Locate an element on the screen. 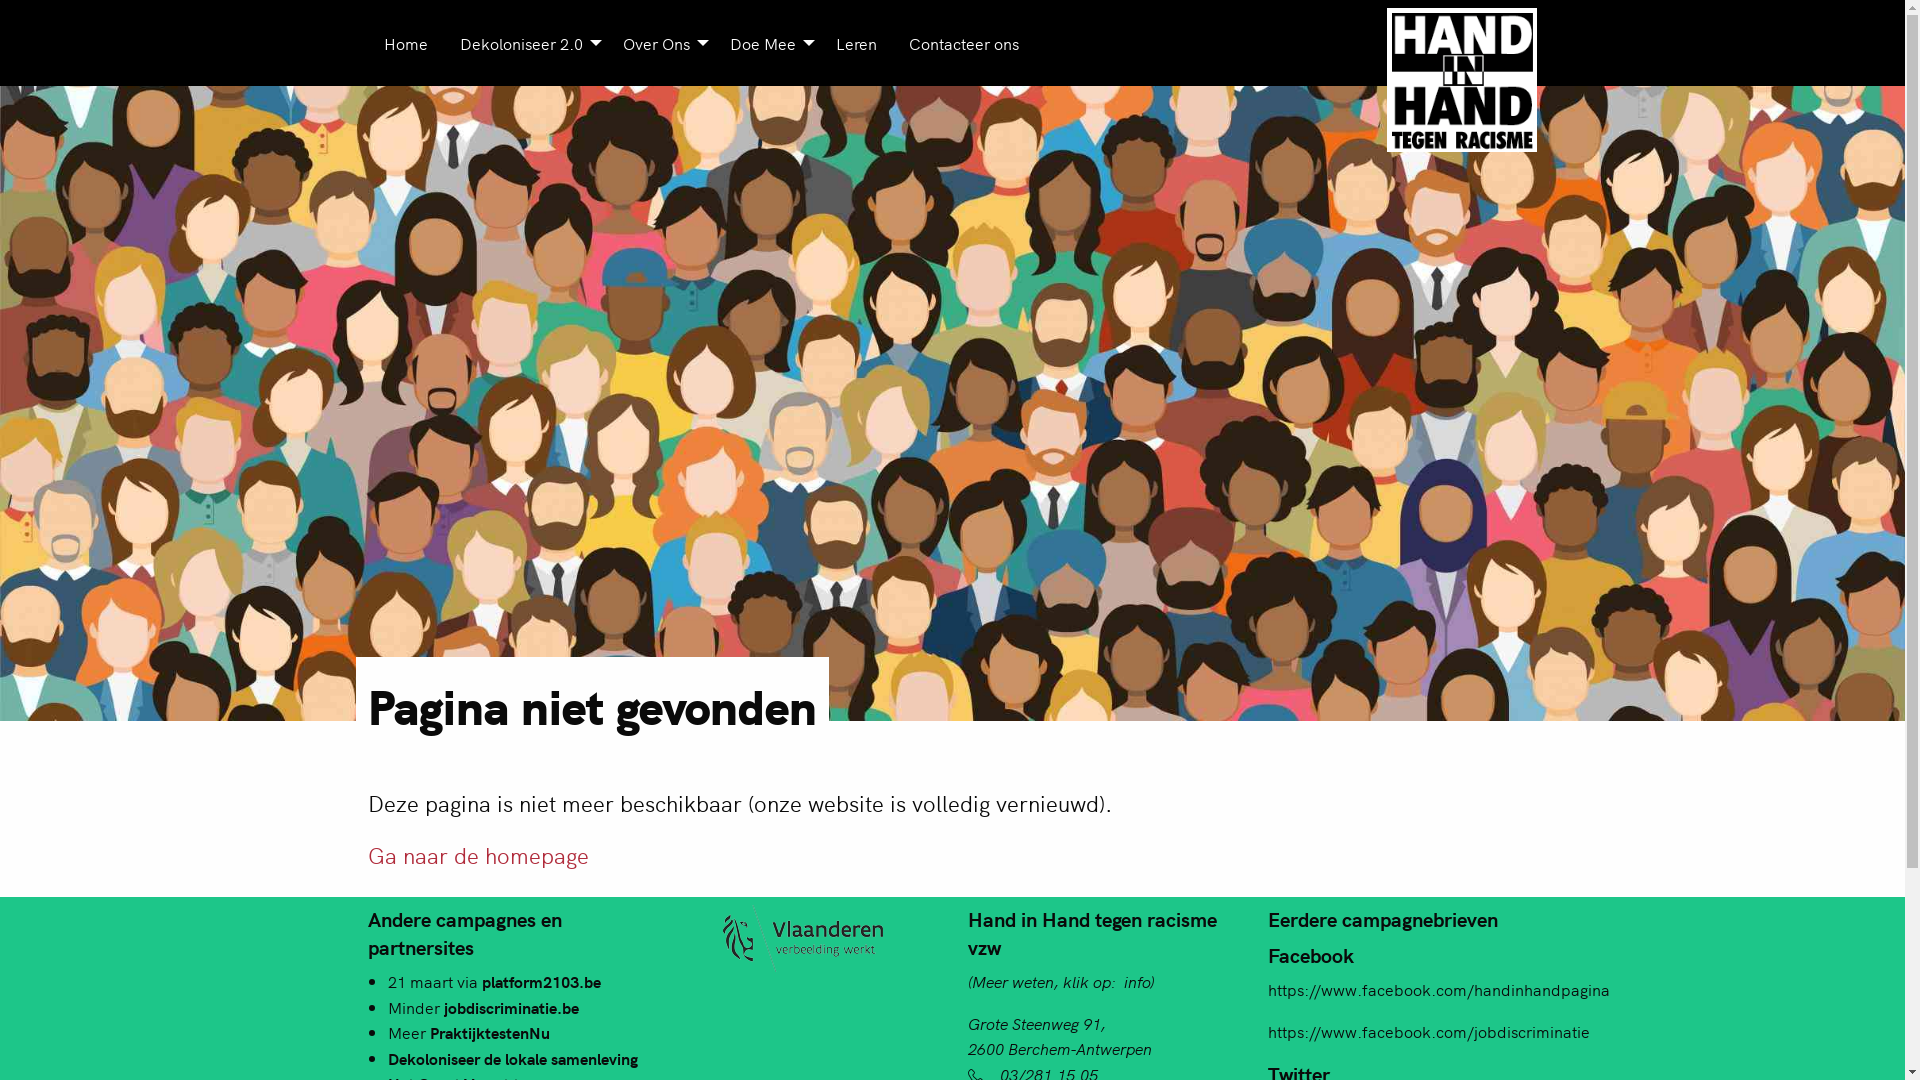 Image resolution: width=1920 pixels, height=1080 pixels. 'Doe Mee' is located at coordinates (766, 42).